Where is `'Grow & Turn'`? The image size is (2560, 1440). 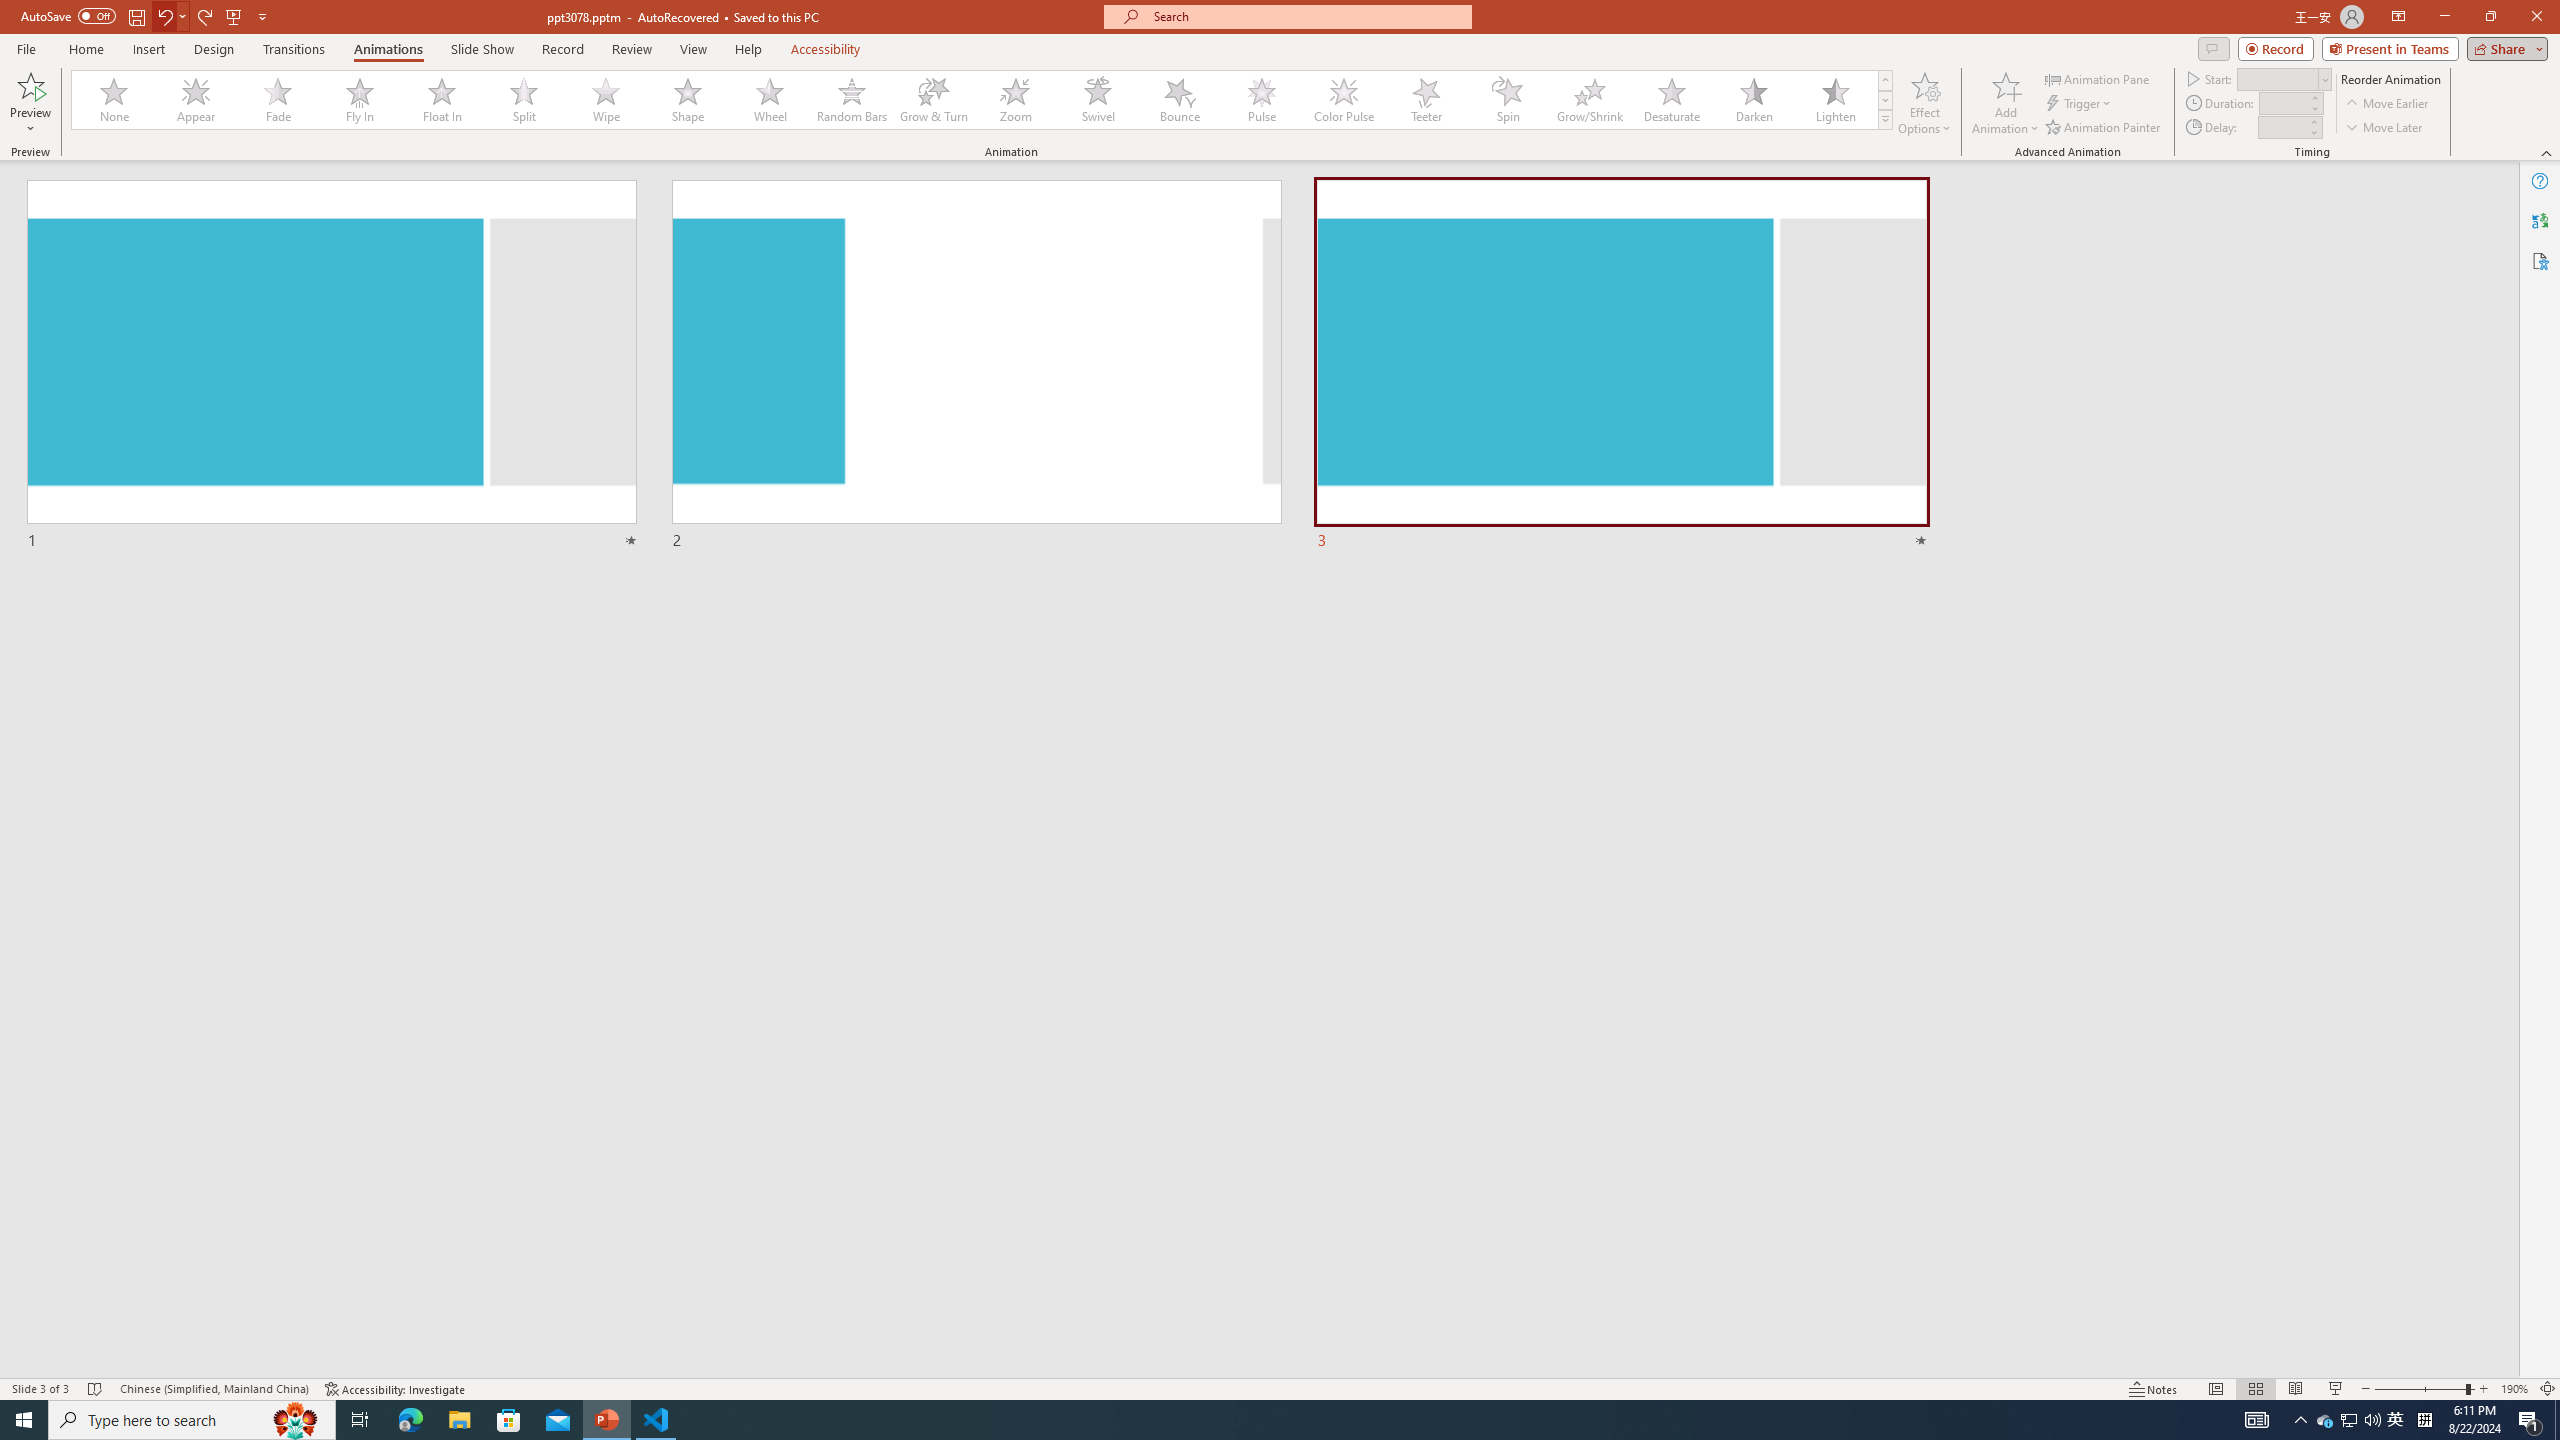 'Grow & Turn' is located at coordinates (933, 99).